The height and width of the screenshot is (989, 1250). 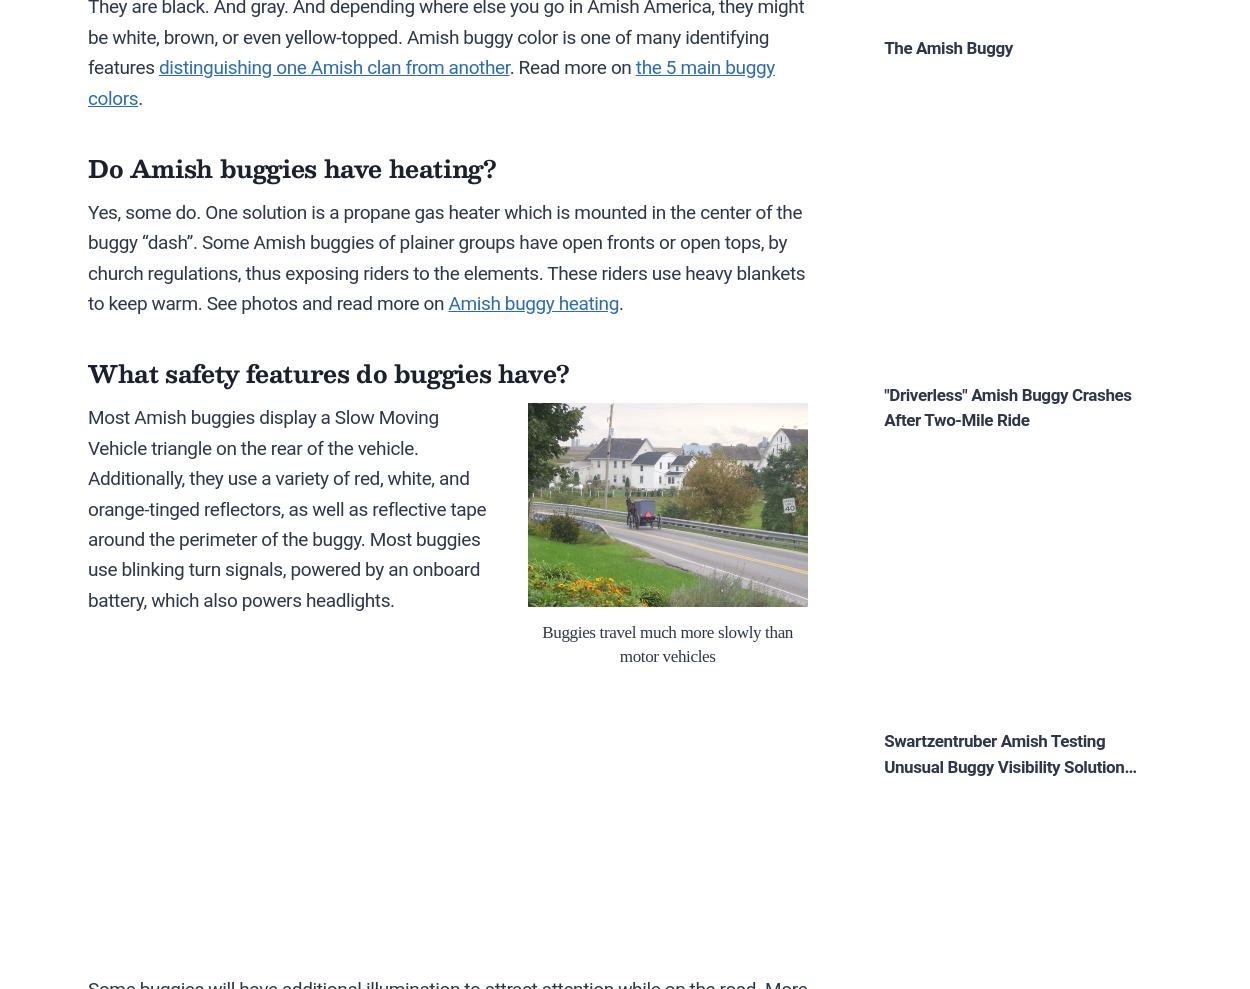 What do you see at coordinates (431, 82) in the screenshot?
I see `'the 5 main buggy colors'` at bounding box center [431, 82].